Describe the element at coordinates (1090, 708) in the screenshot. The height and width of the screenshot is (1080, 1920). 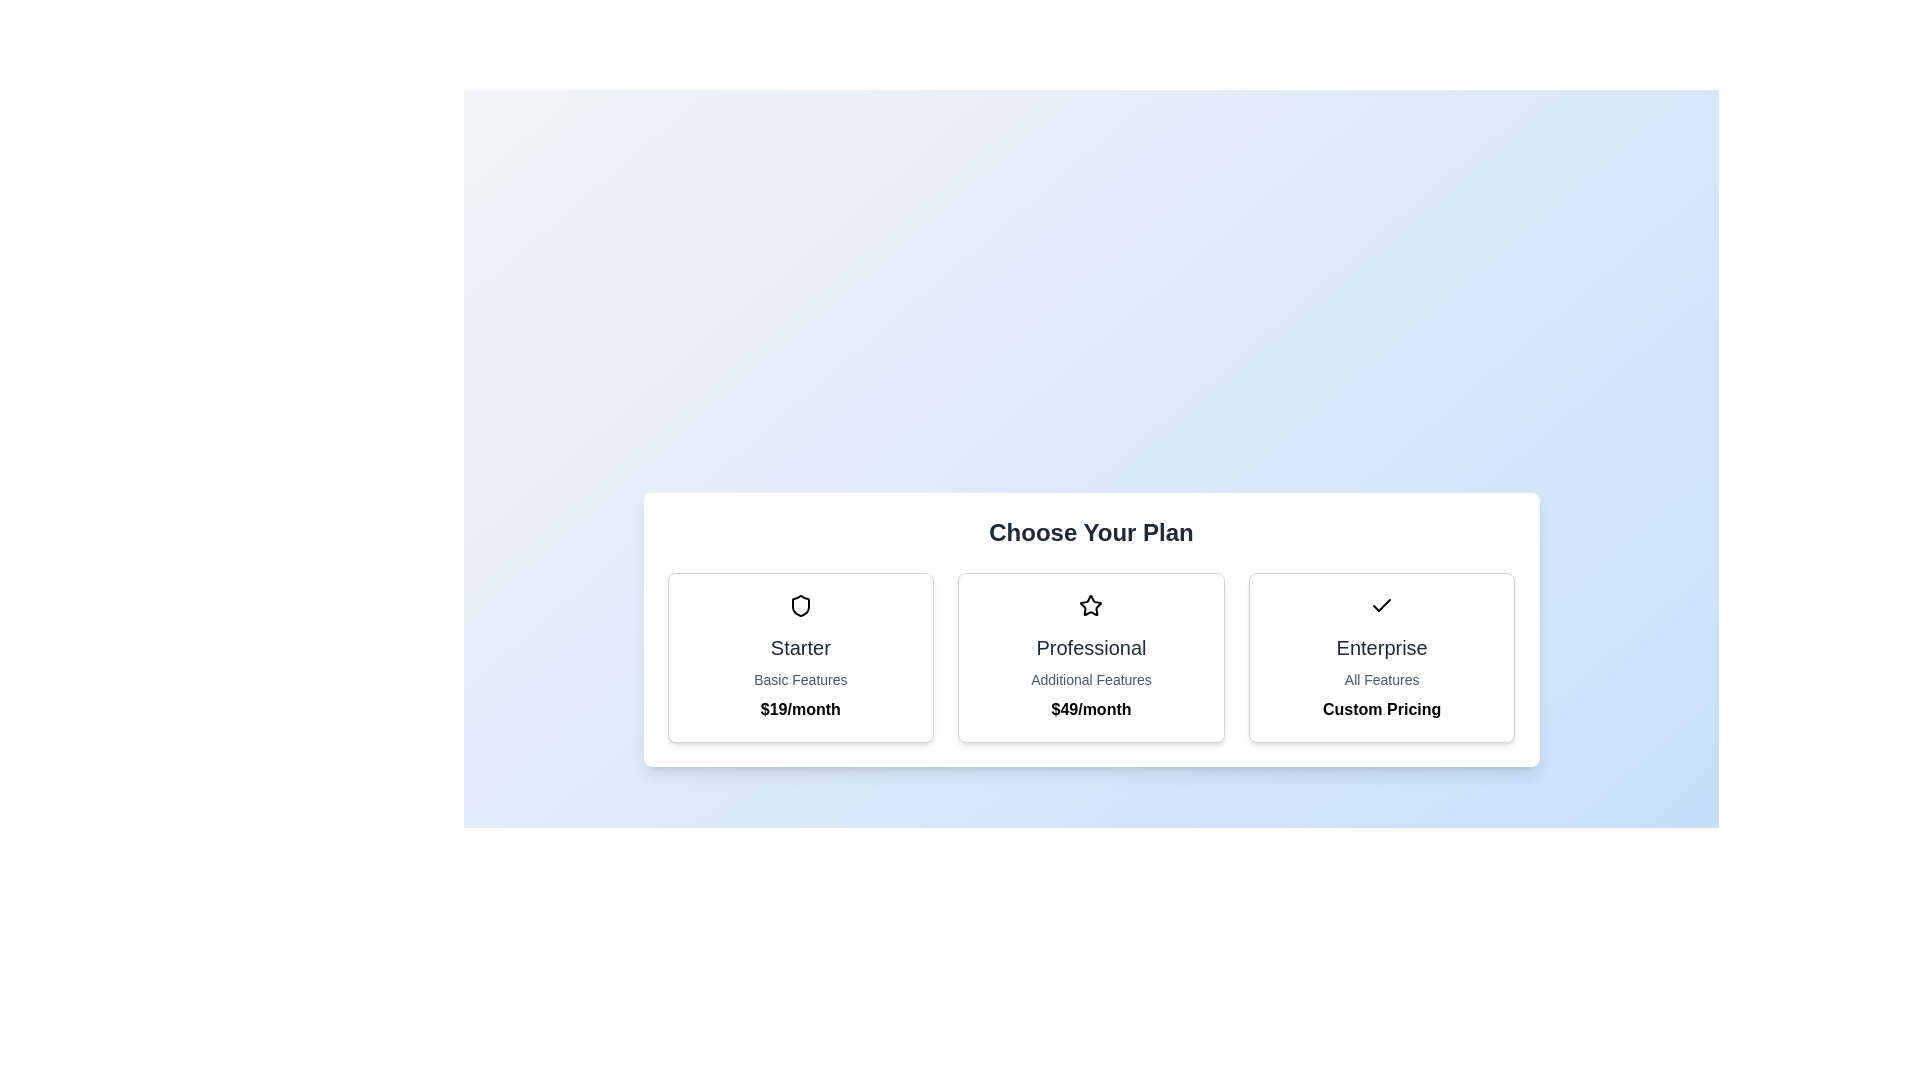
I see `the text label displaying '$49/month' within the 'Professional' plan card, which is styled in bold and positioned below the subtitle 'Additional Features'` at that location.